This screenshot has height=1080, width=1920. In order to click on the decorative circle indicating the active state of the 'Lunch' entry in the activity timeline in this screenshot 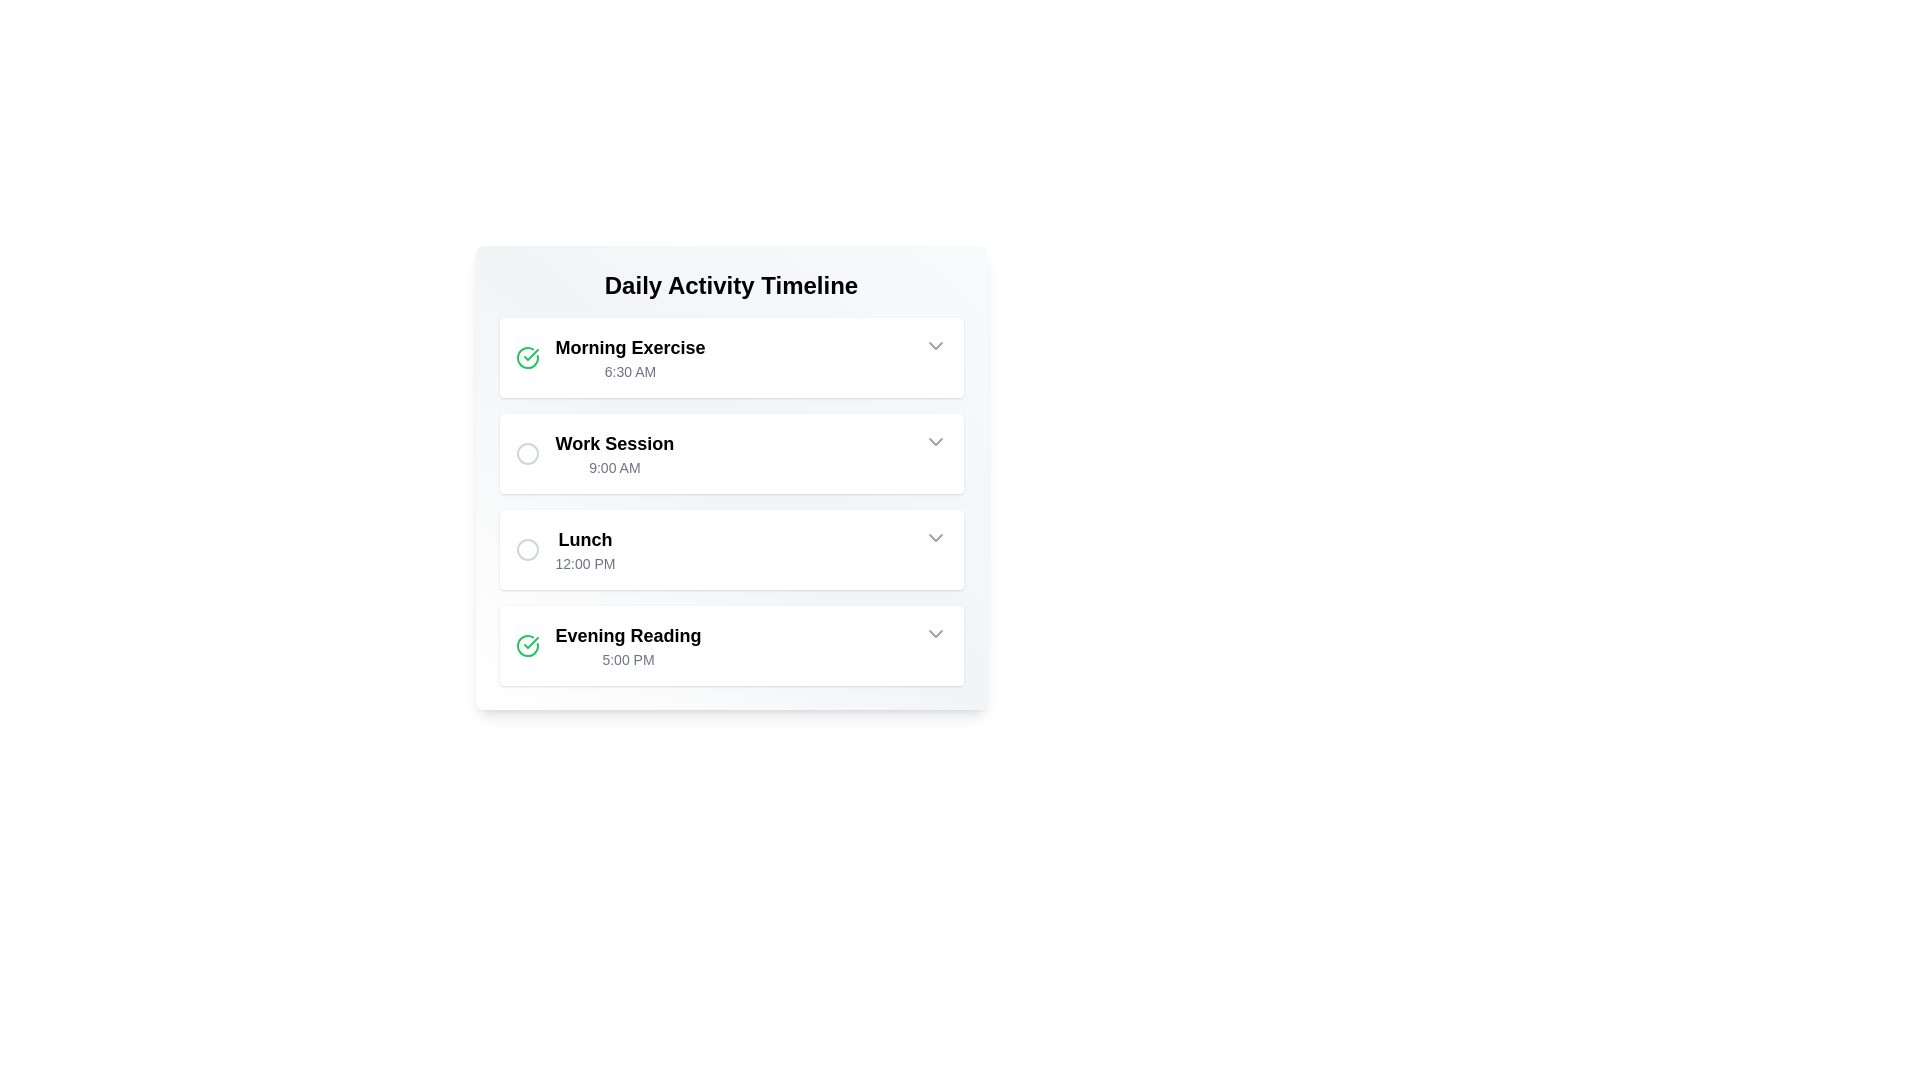, I will do `click(527, 550)`.